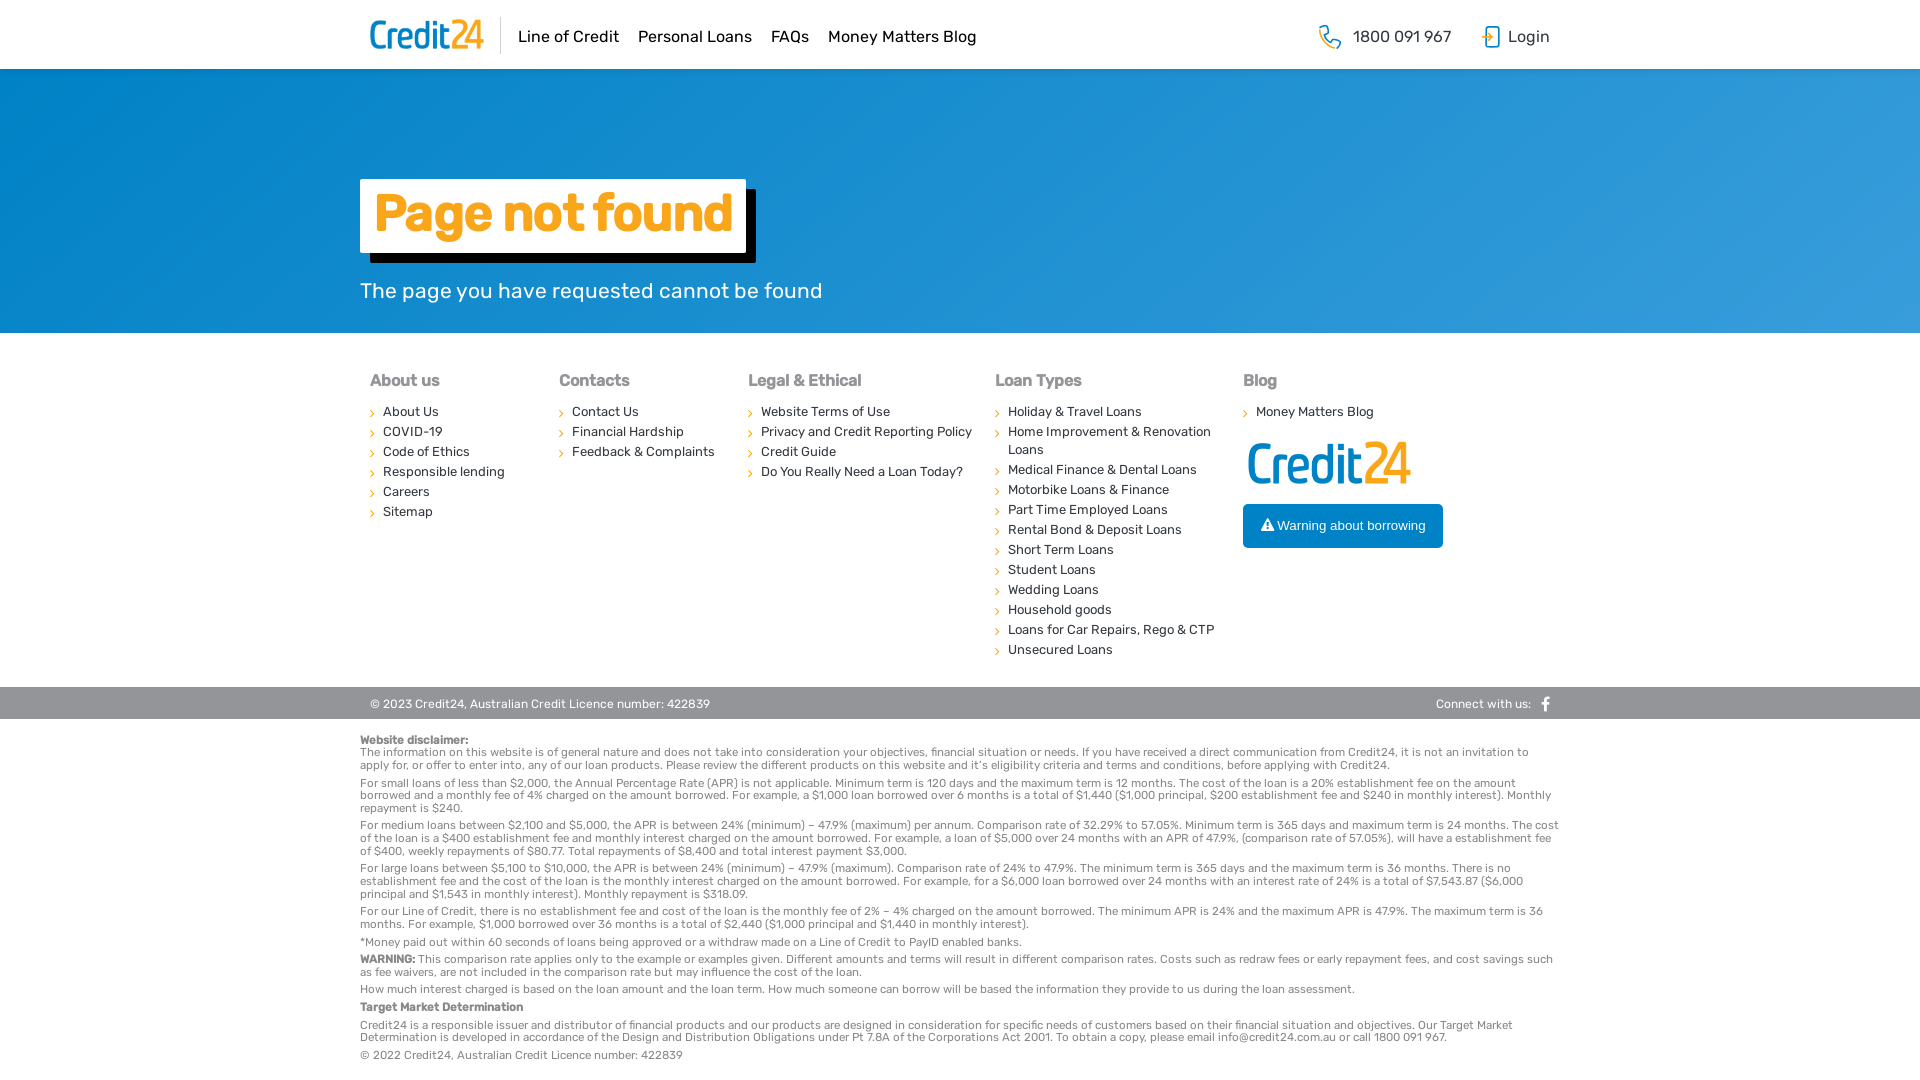 This screenshot has height=1080, width=1920. Describe the element at coordinates (695, 35) in the screenshot. I see `'Personal Loans'` at that location.